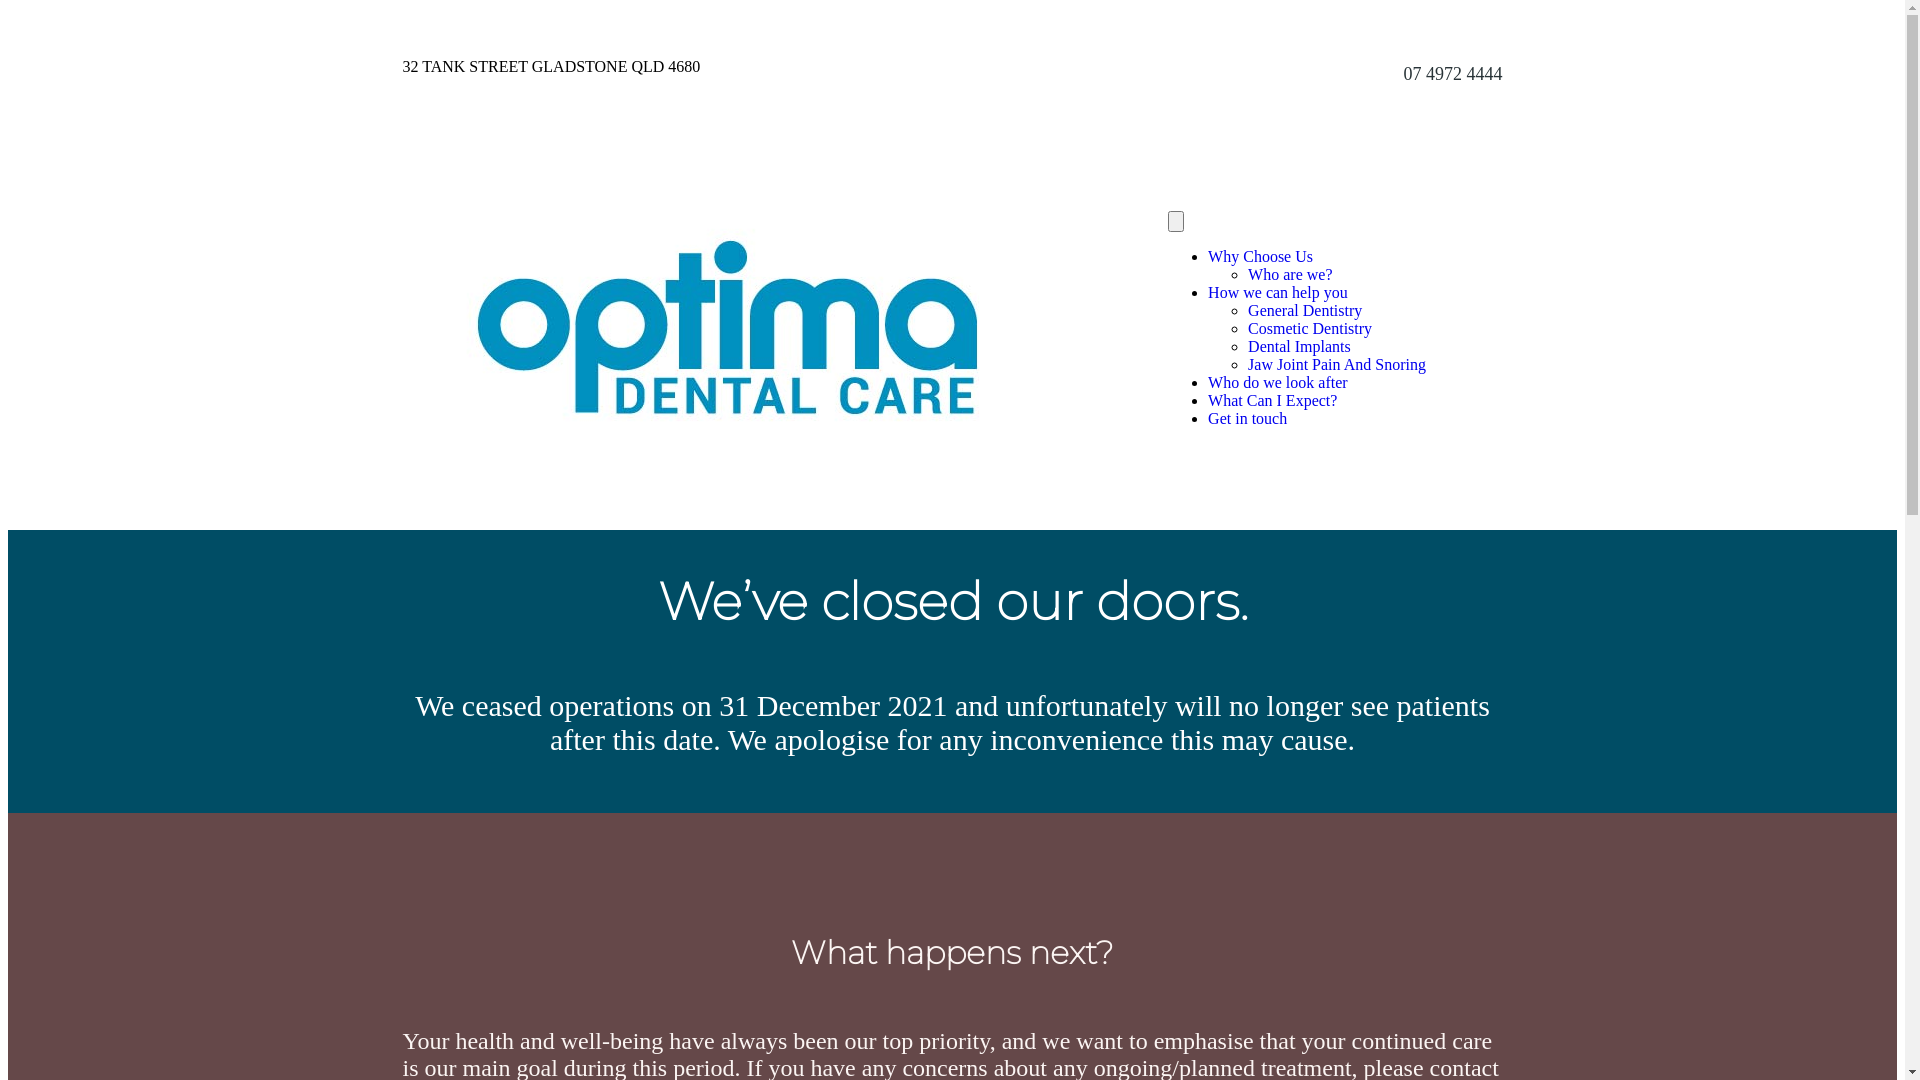  I want to click on 'Cosmetic Dentistry', so click(1310, 327).